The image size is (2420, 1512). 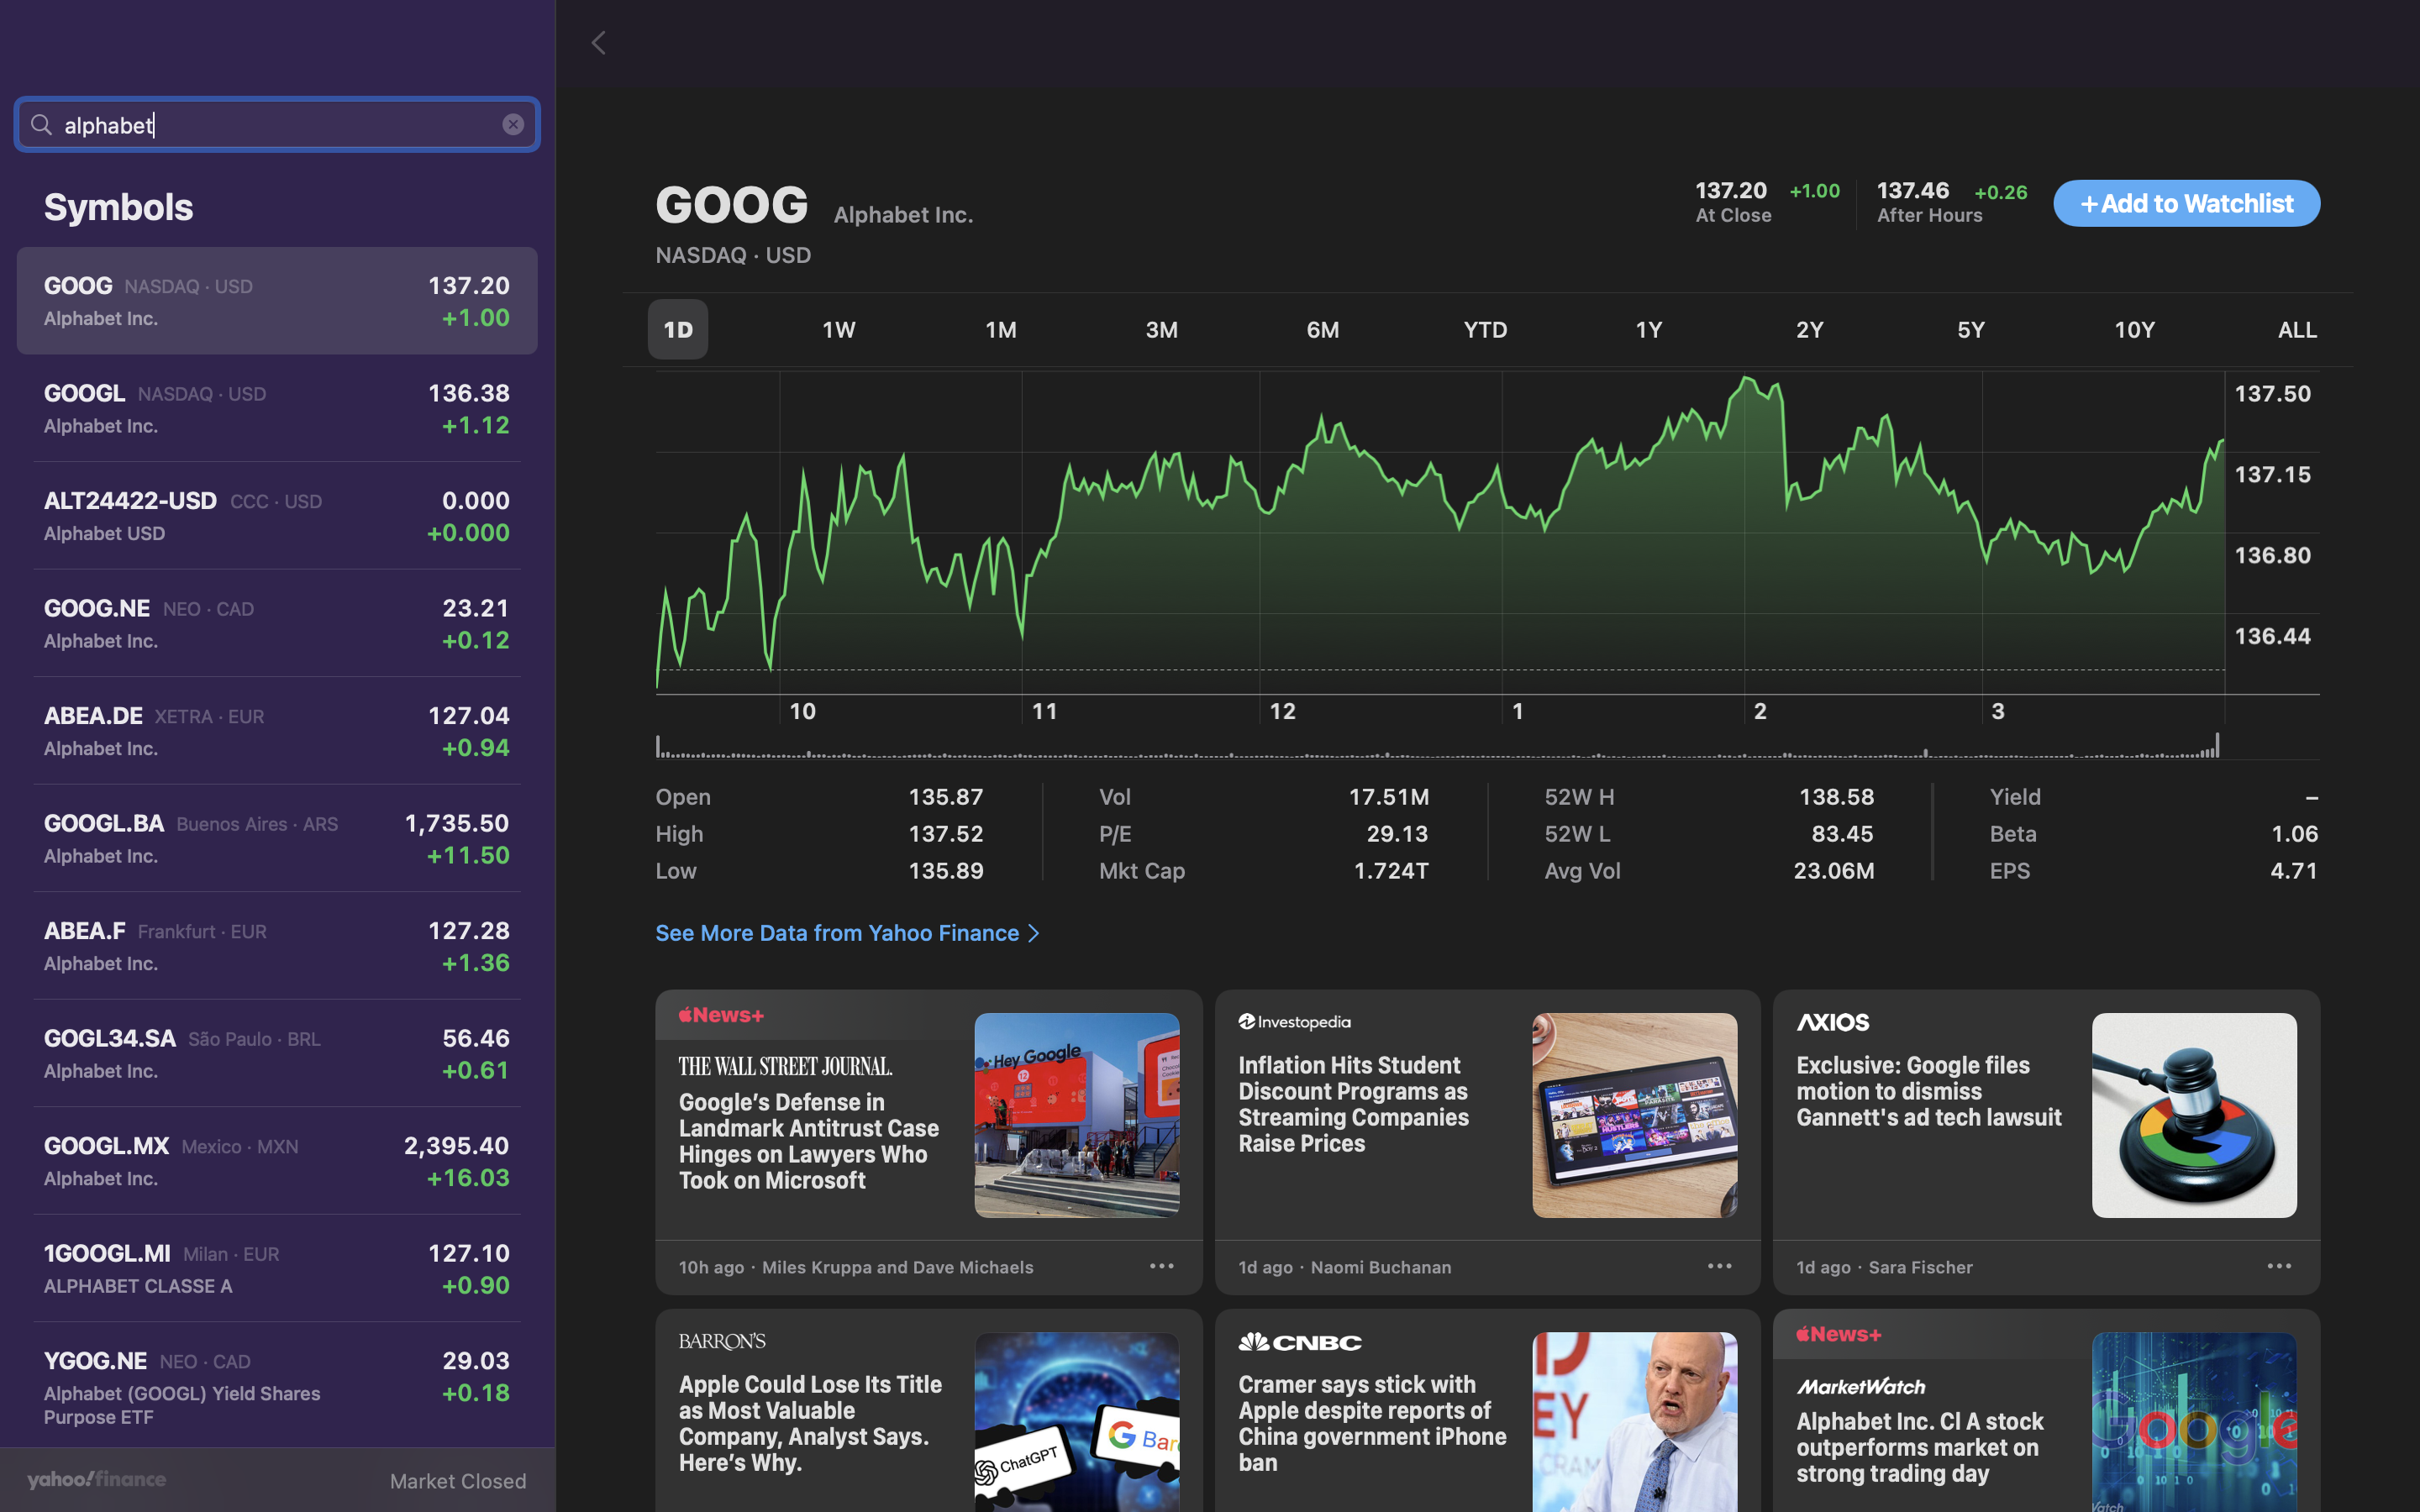 I want to click on Add the stock to watchlist, so click(x=2186, y=204).